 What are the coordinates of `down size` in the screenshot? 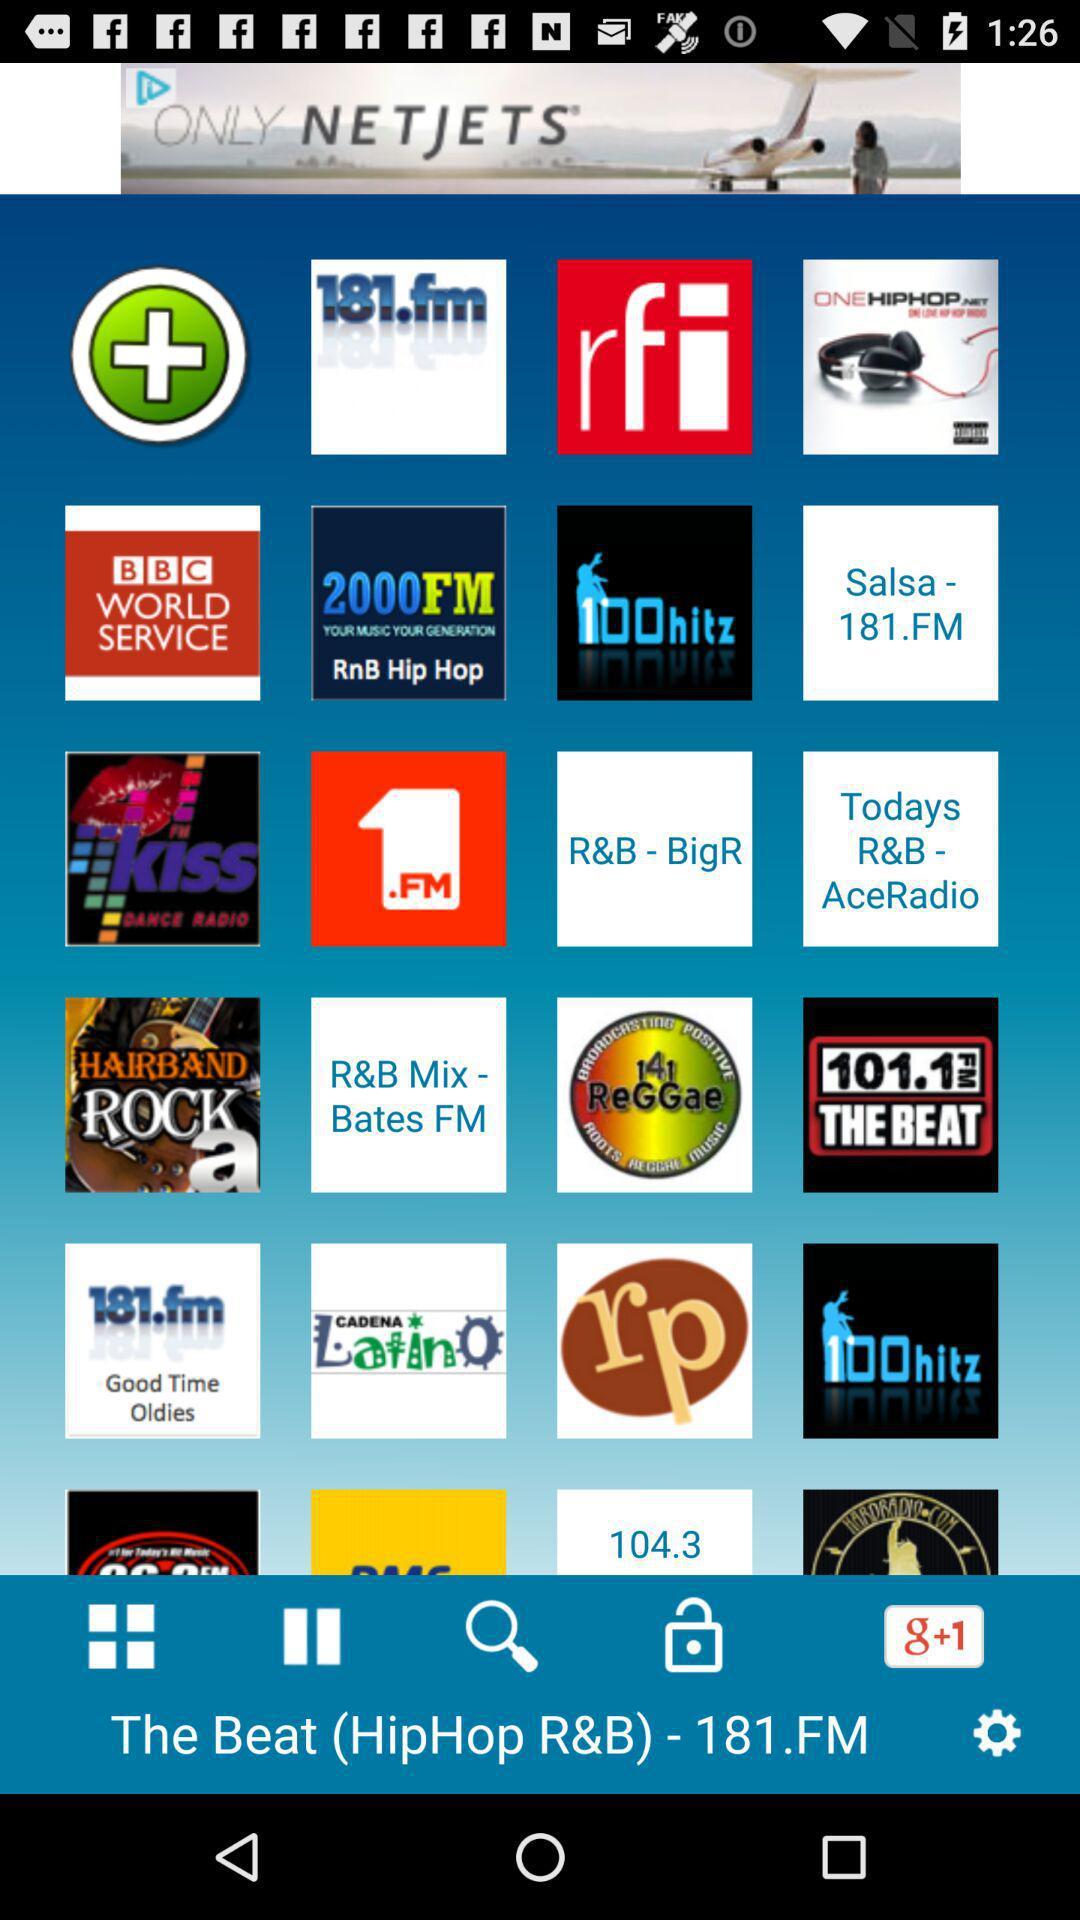 It's located at (121, 1636).